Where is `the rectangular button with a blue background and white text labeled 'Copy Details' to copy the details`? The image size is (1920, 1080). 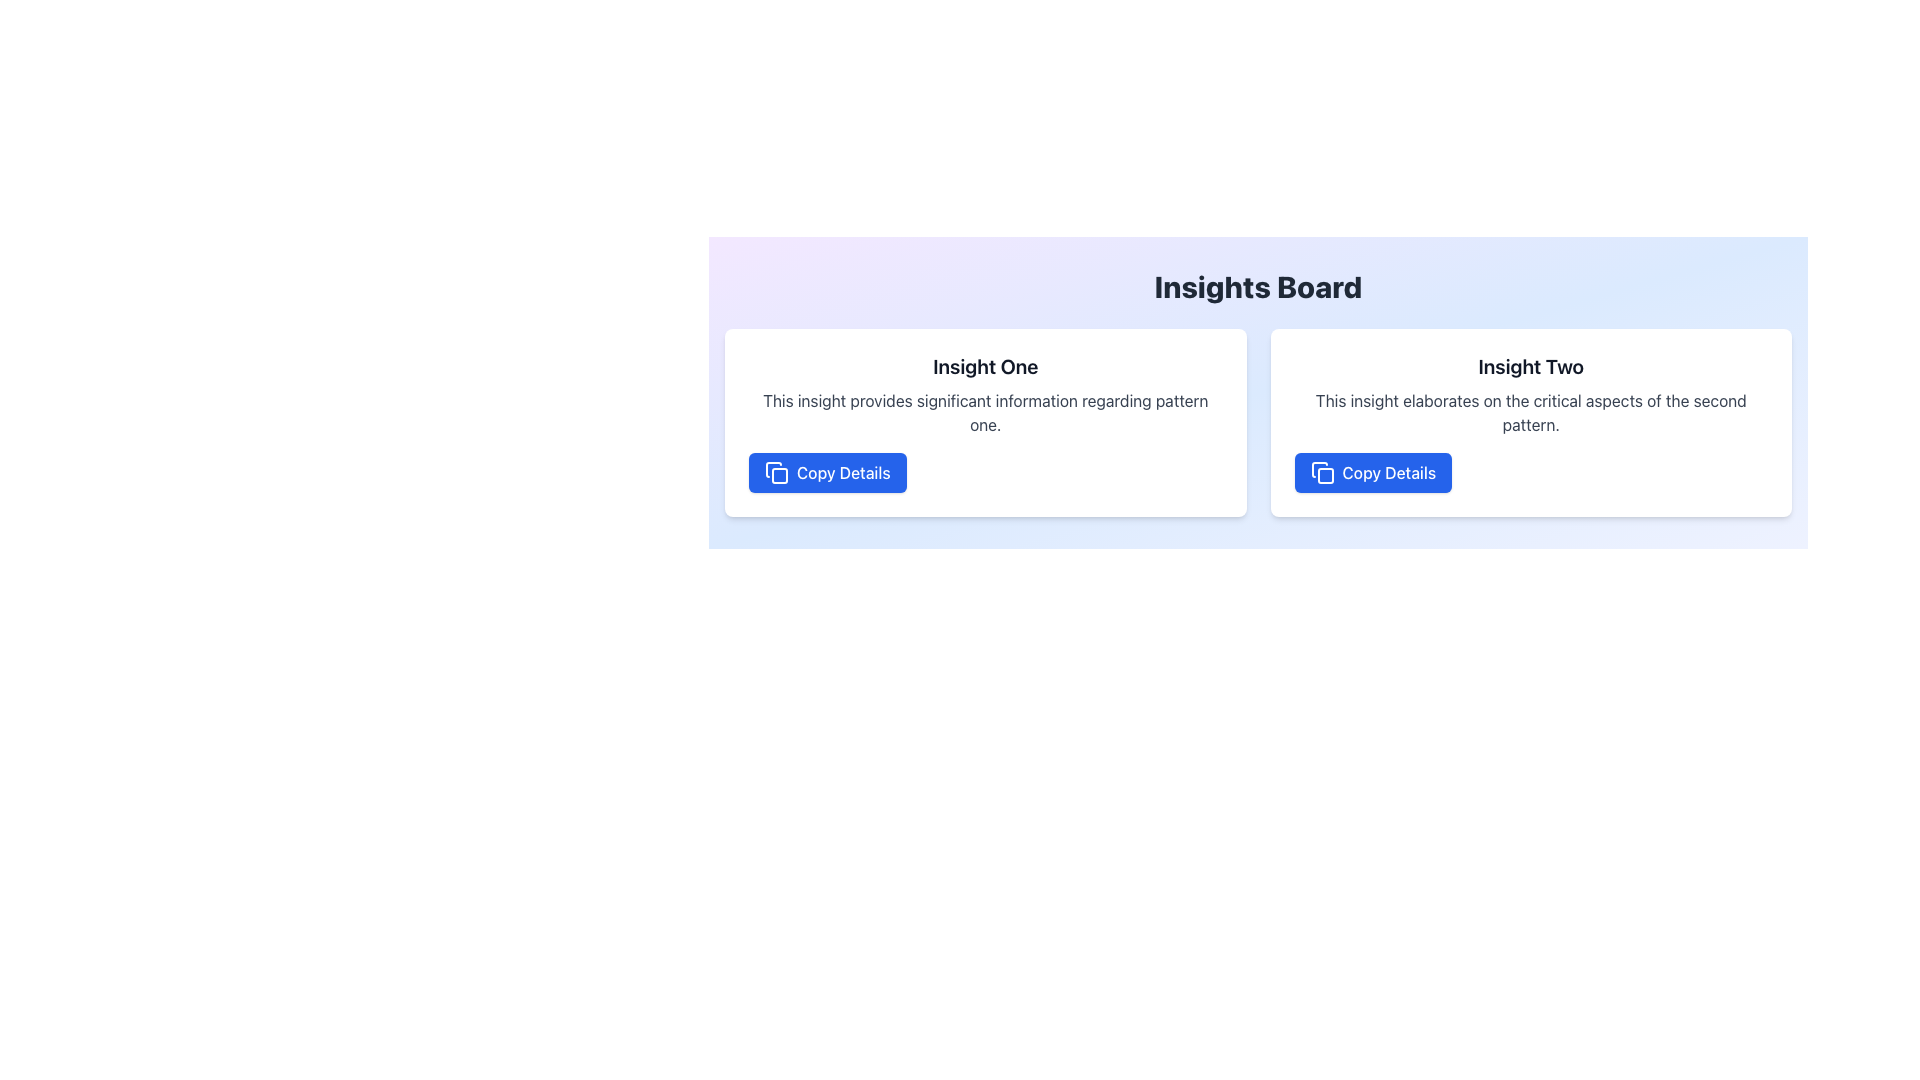 the rectangular button with a blue background and white text labeled 'Copy Details' to copy the details is located at coordinates (1372, 473).